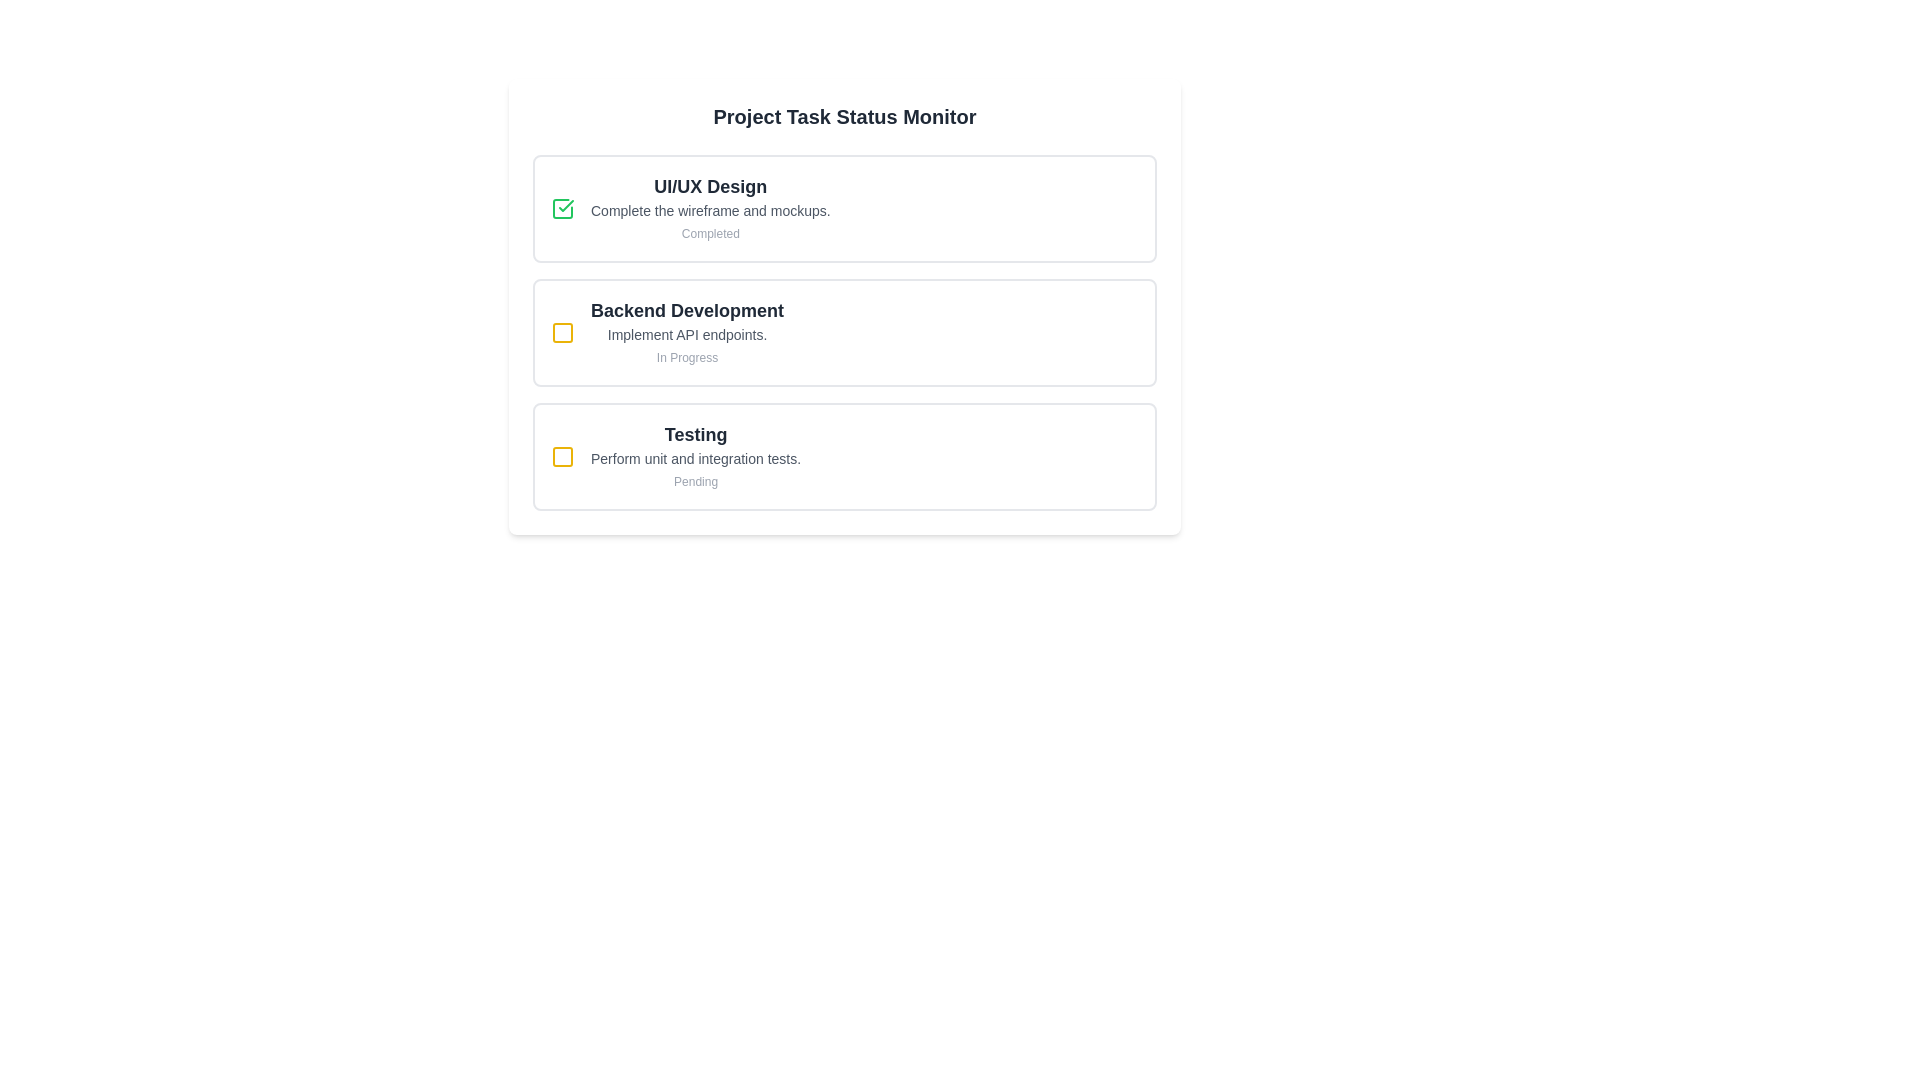 The image size is (1920, 1080). I want to click on text label displaying 'Implement API endpoints.' in gray color, located within the 'Backend Development' section, so click(687, 334).